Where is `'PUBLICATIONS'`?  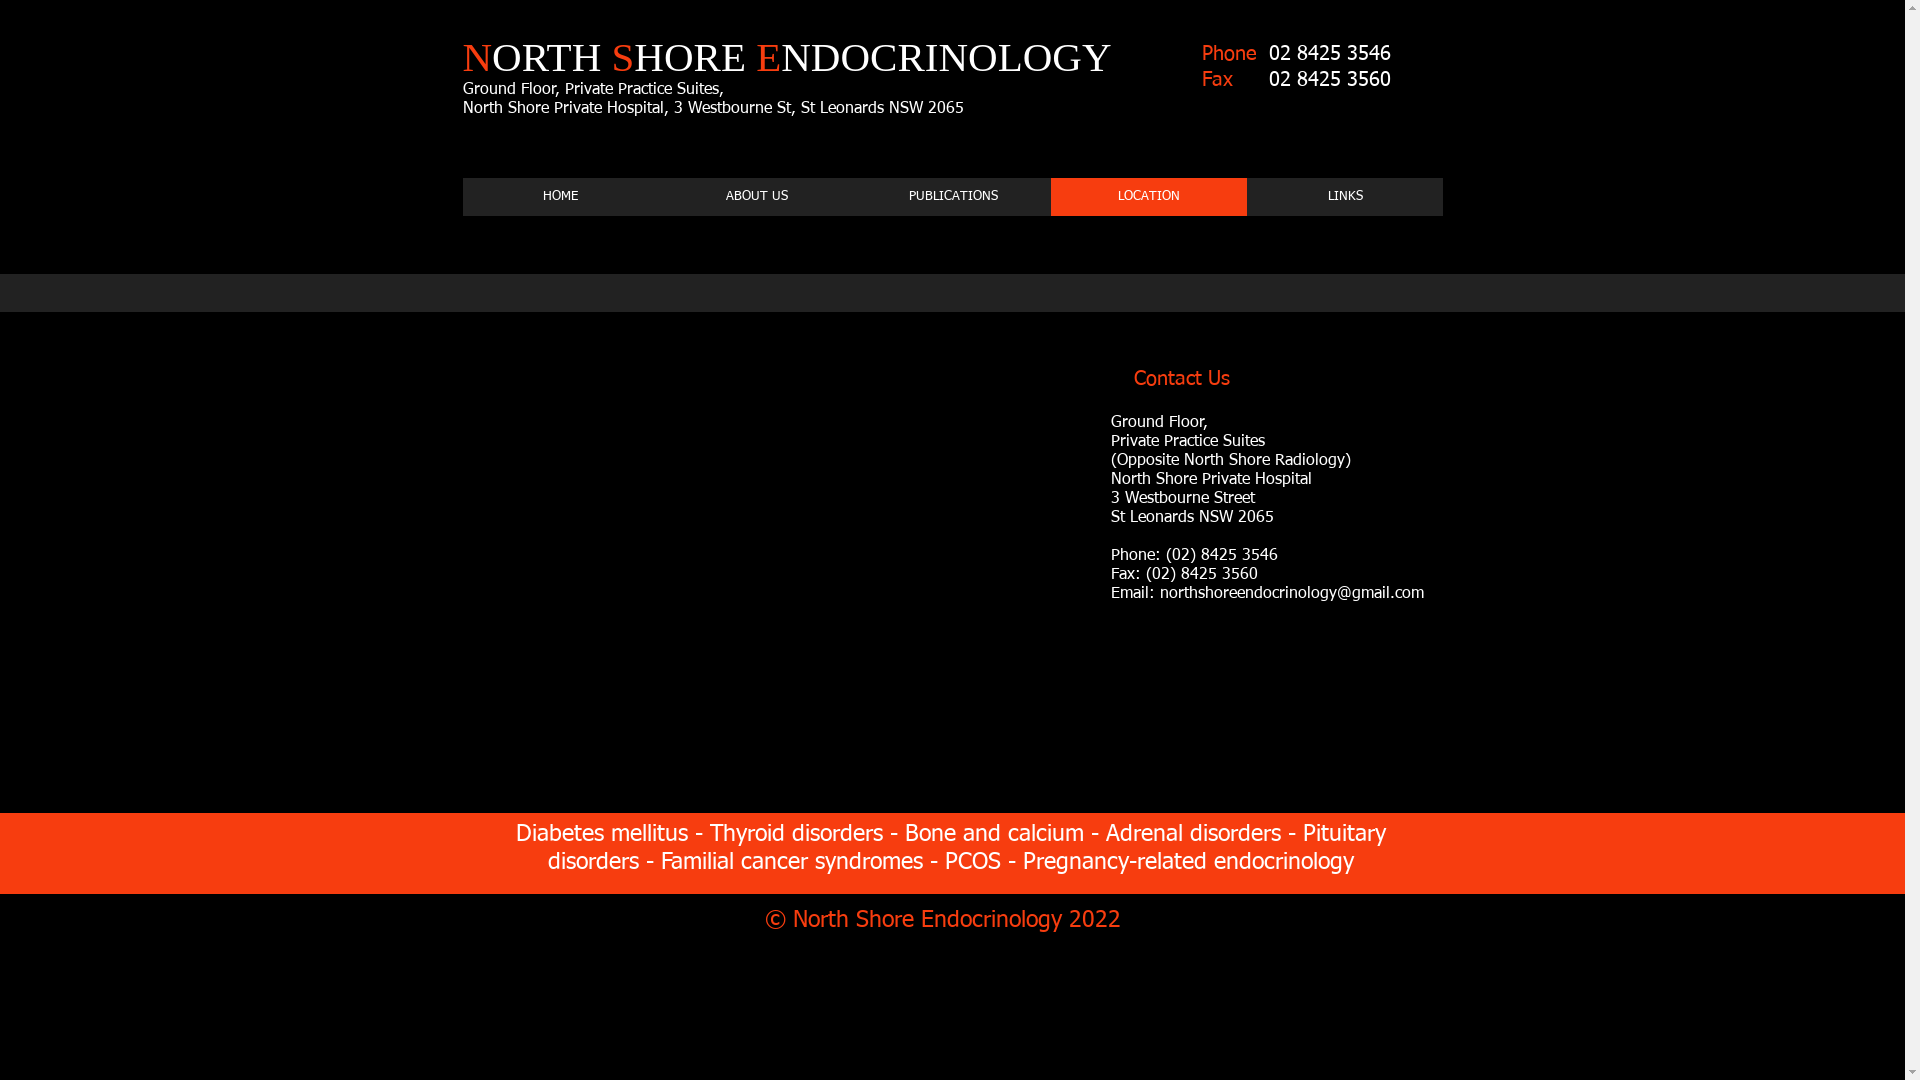
'PUBLICATIONS' is located at coordinates (950, 196).